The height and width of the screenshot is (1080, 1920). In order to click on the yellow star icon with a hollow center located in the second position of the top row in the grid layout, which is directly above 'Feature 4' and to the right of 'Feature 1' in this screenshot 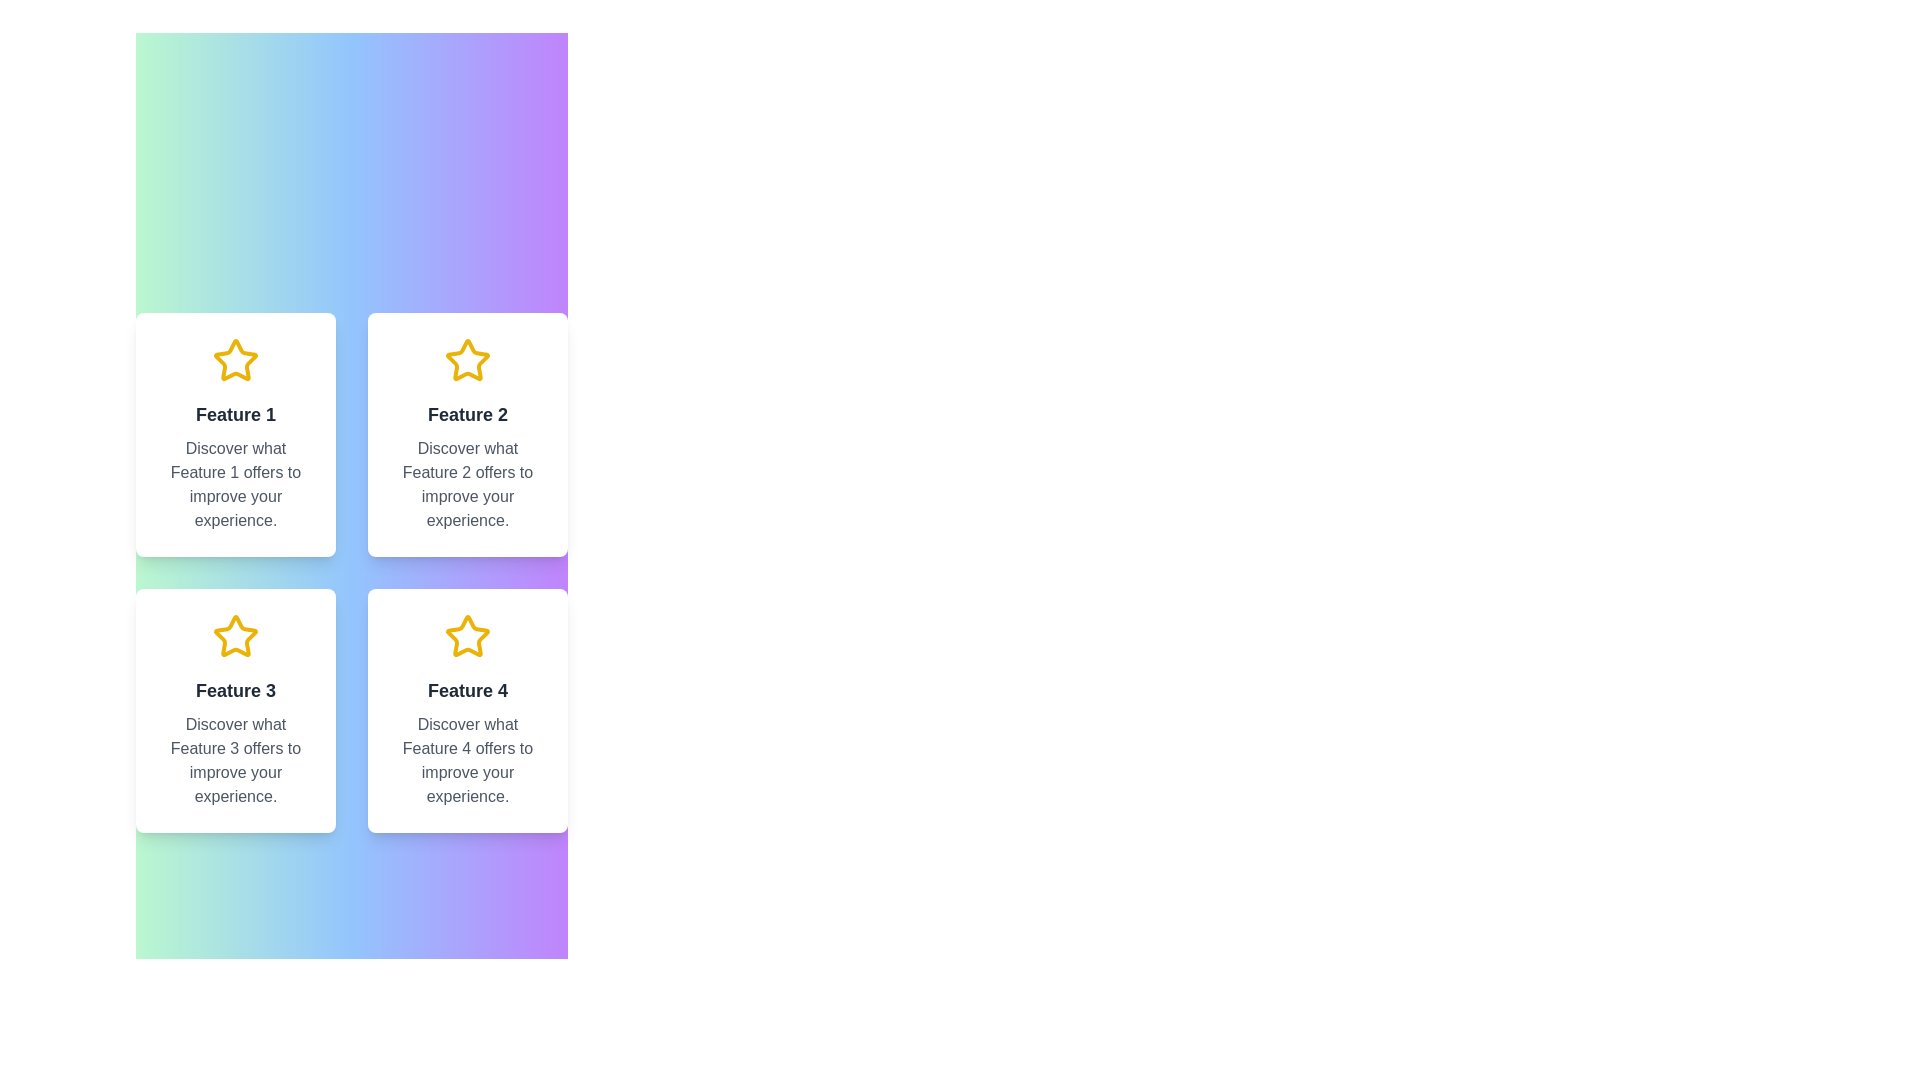, I will do `click(466, 360)`.